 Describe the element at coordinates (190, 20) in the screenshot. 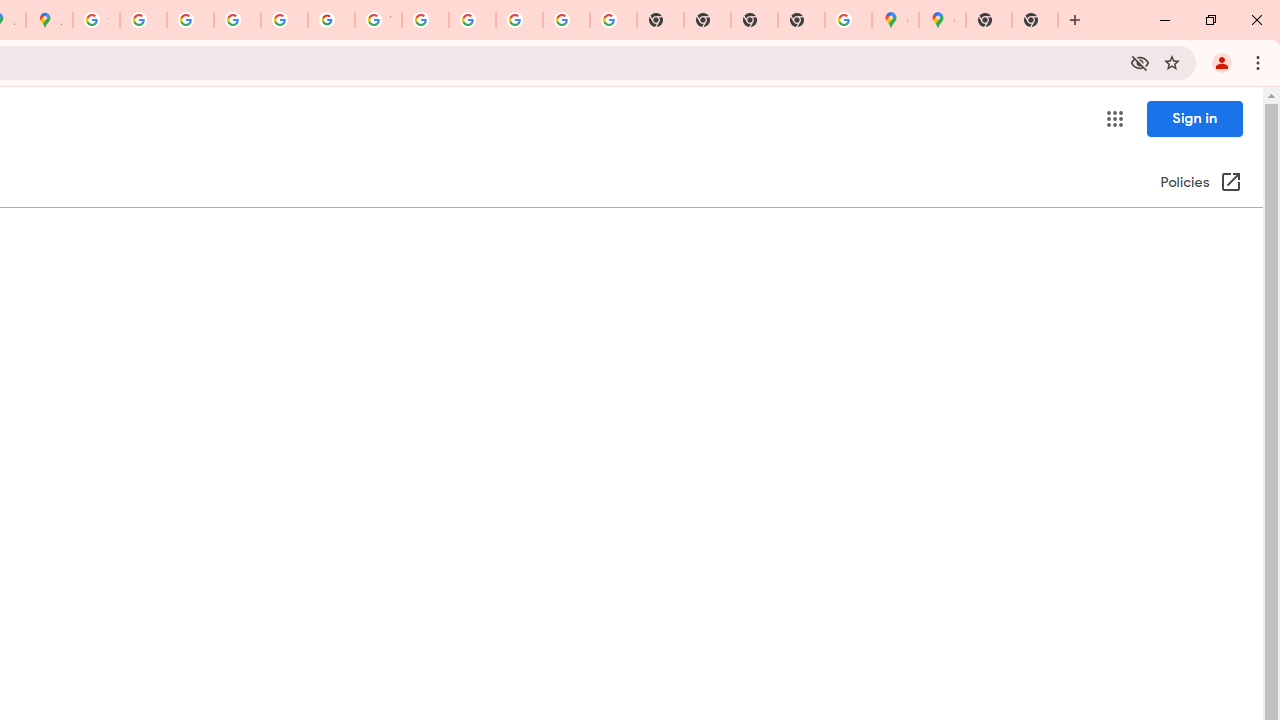

I see `'Privacy Help Center - Policies Help'` at that location.